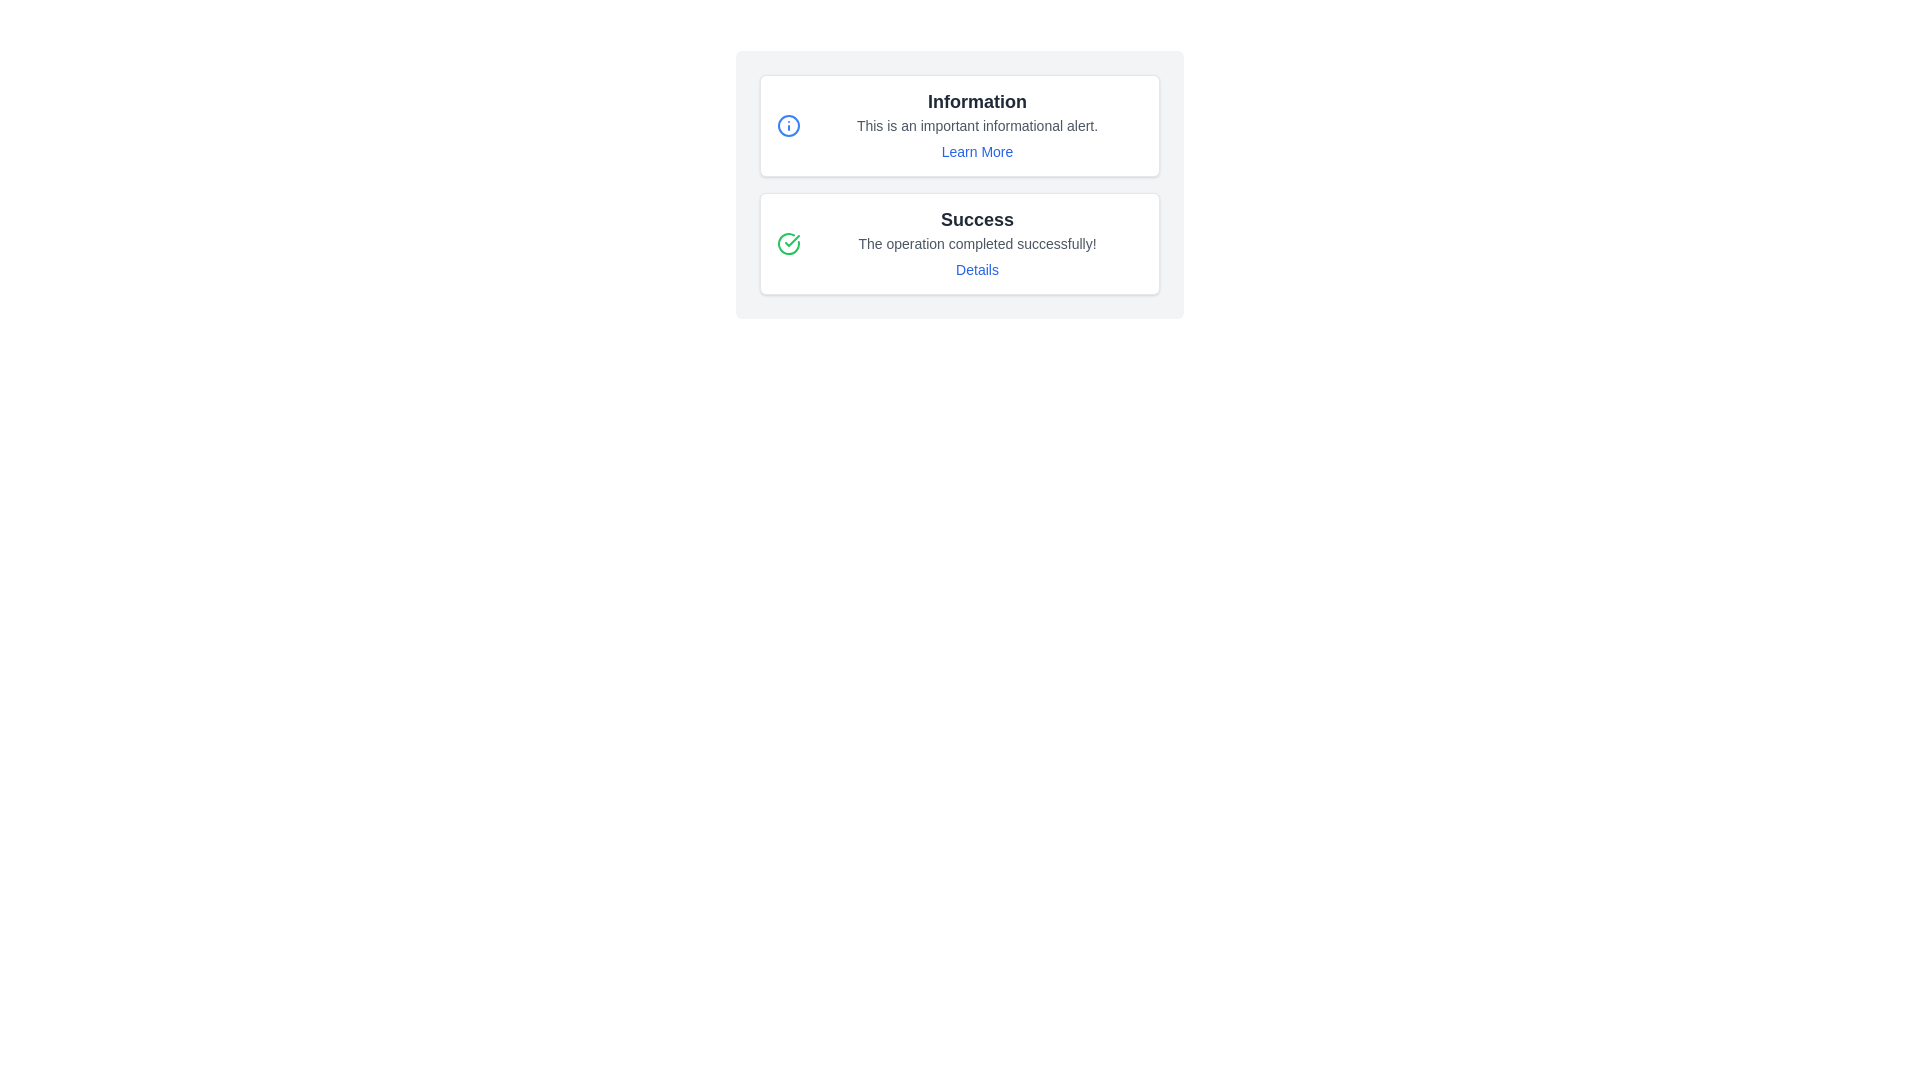 Image resolution: width=1920 pixels, height=1080 pixels. Describe the element at coordinates (977, 242) in the screenshot. I see `the confirmation message text indicating successful completion of an operation, which is located directly below the heading 'Success' and above the link 'Details'` at that location.